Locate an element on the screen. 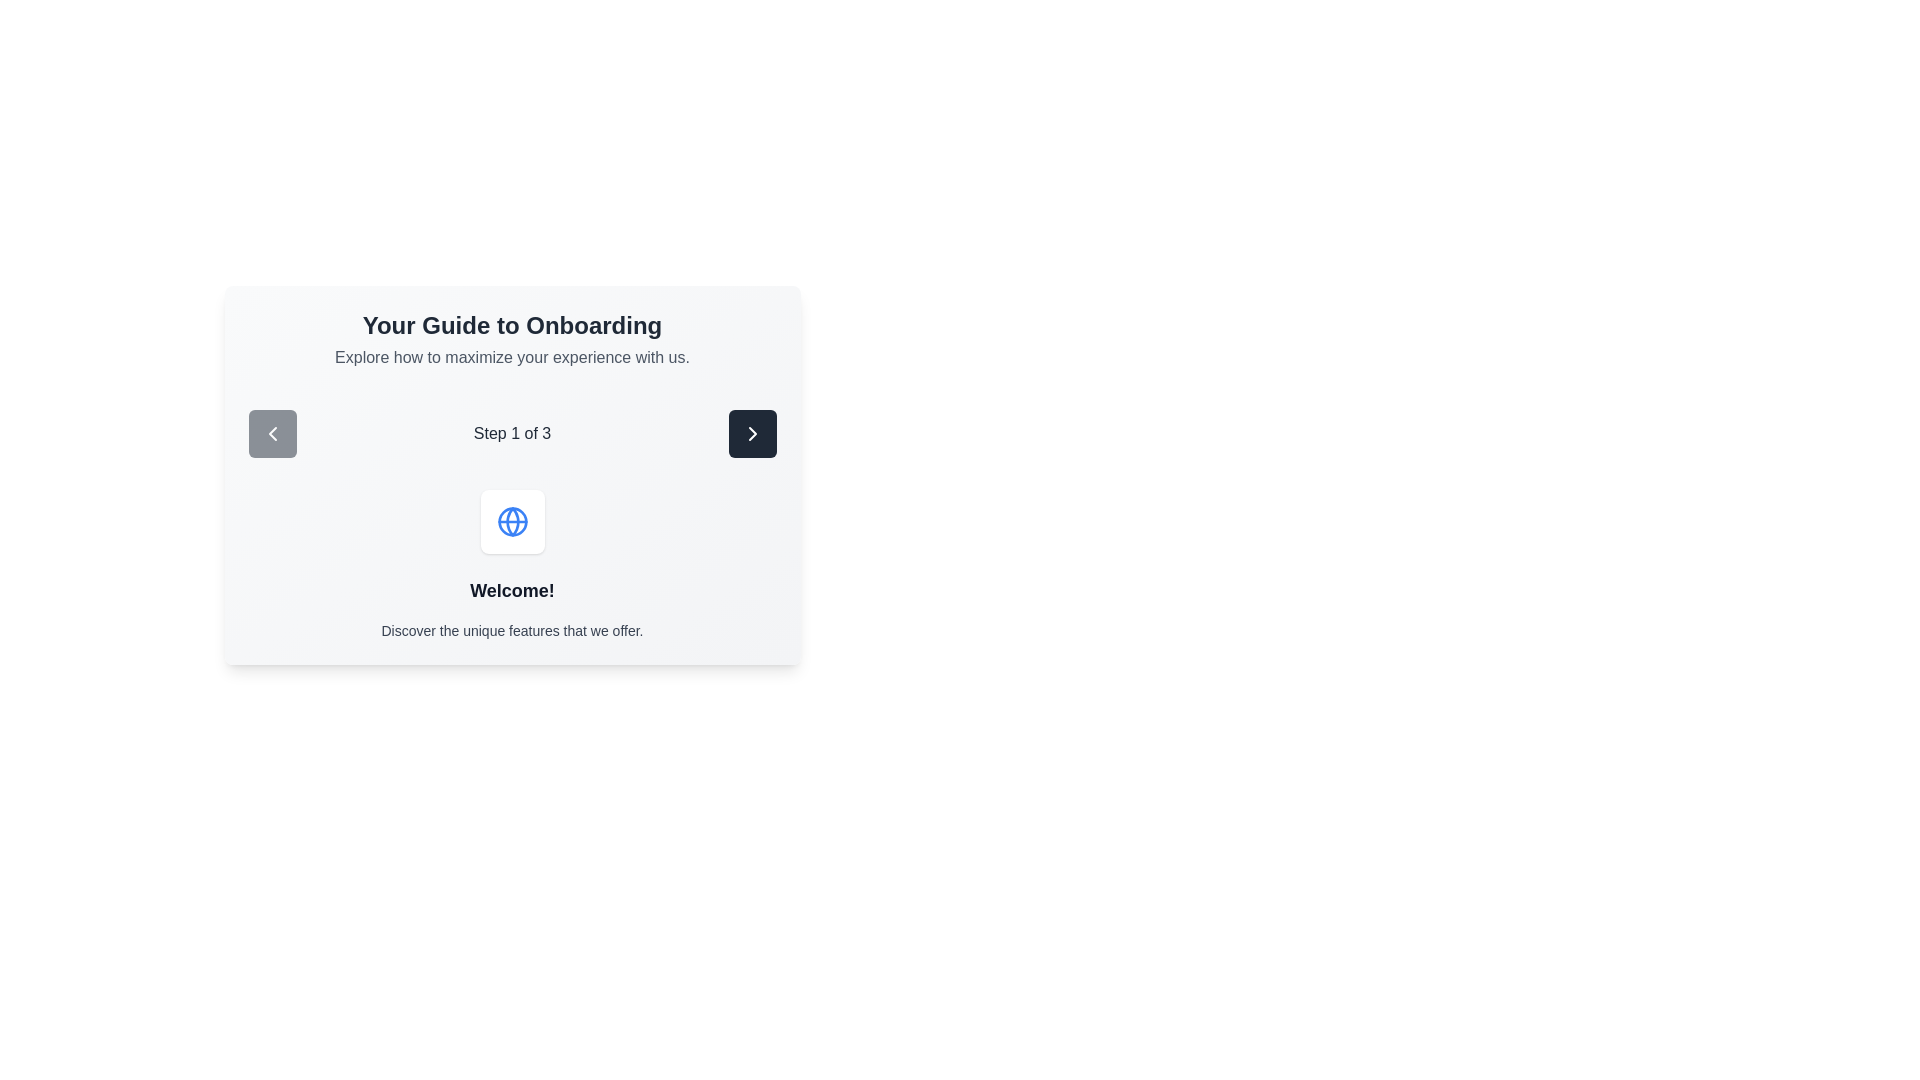 This screenshot has height=1080, width=1920. the decorative icon which is a white rounded rectangle containing a prominent blue globe icon, located above the text 'Welcome!' and 'Discover the unique features that we offer.' is located at coordinates (512, 520).